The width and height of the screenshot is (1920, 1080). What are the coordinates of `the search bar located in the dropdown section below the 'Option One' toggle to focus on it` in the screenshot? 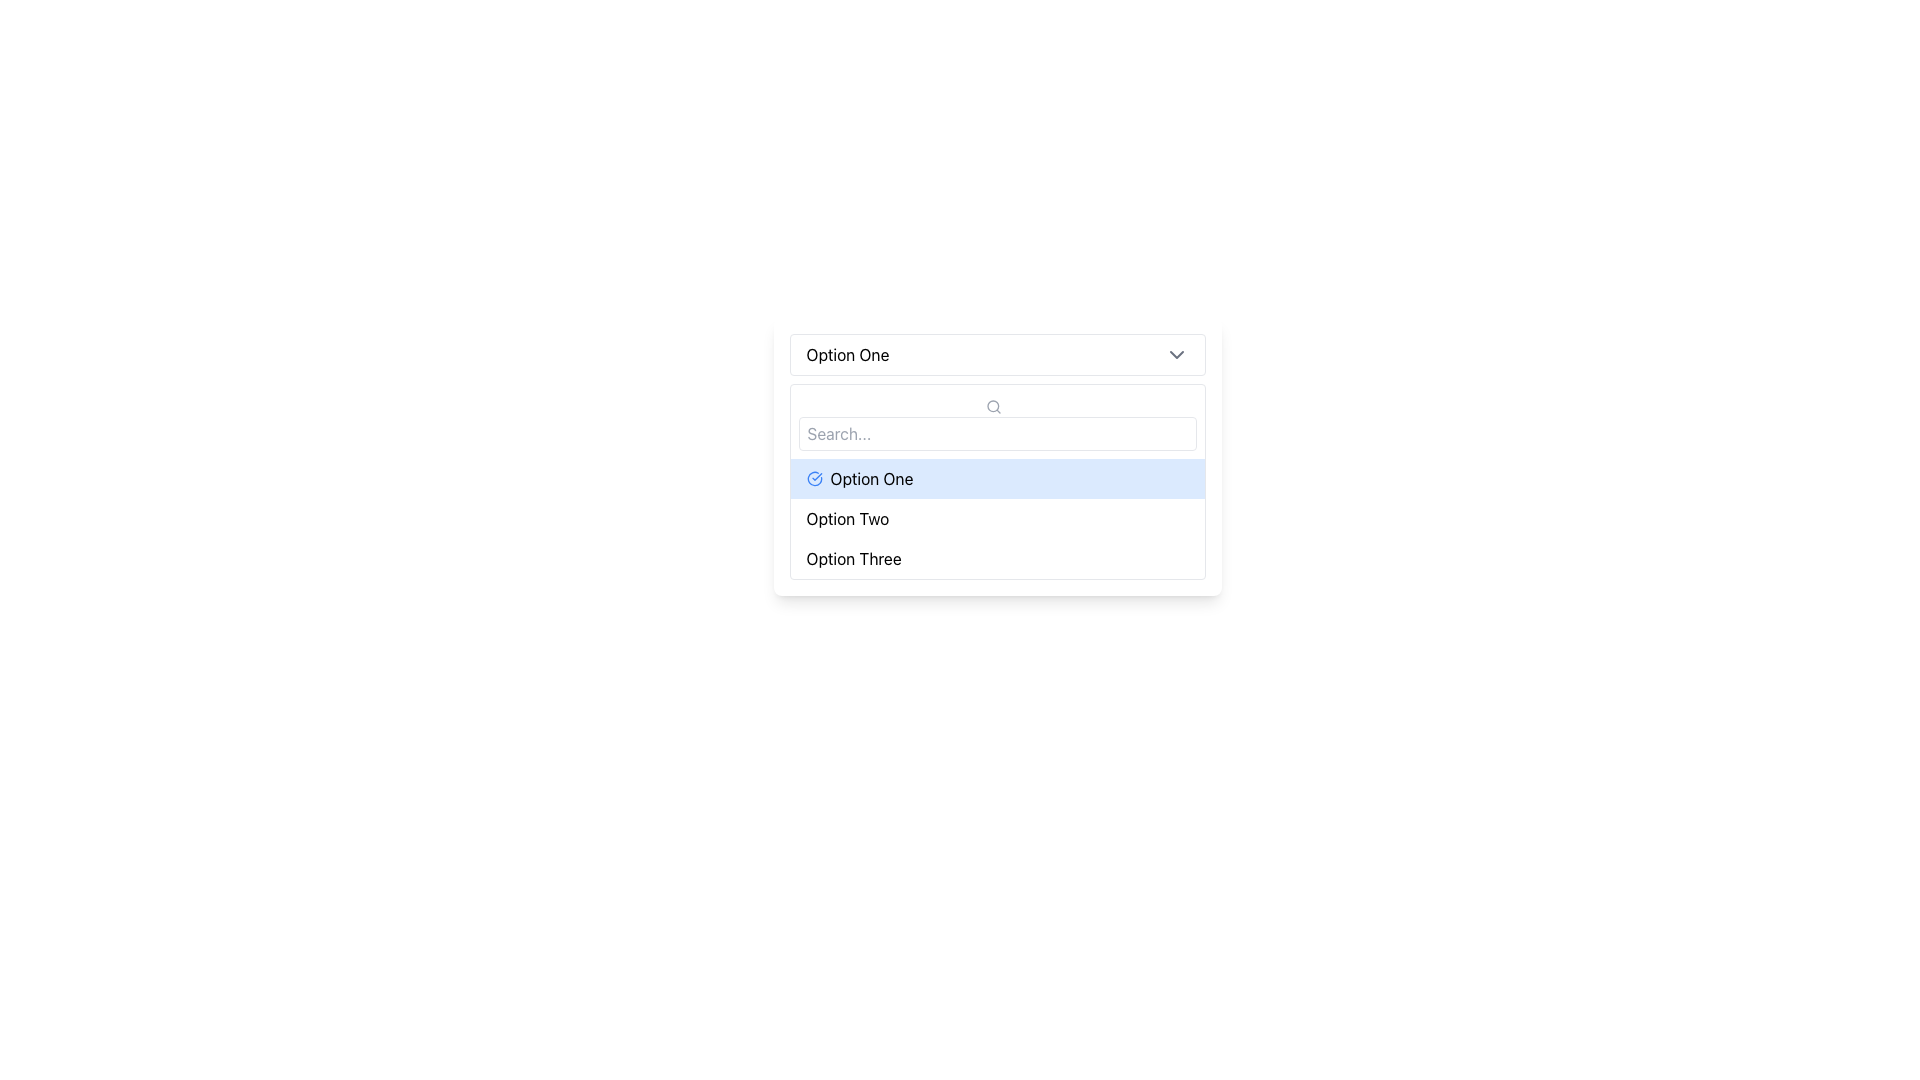 It's located at (997, 420).